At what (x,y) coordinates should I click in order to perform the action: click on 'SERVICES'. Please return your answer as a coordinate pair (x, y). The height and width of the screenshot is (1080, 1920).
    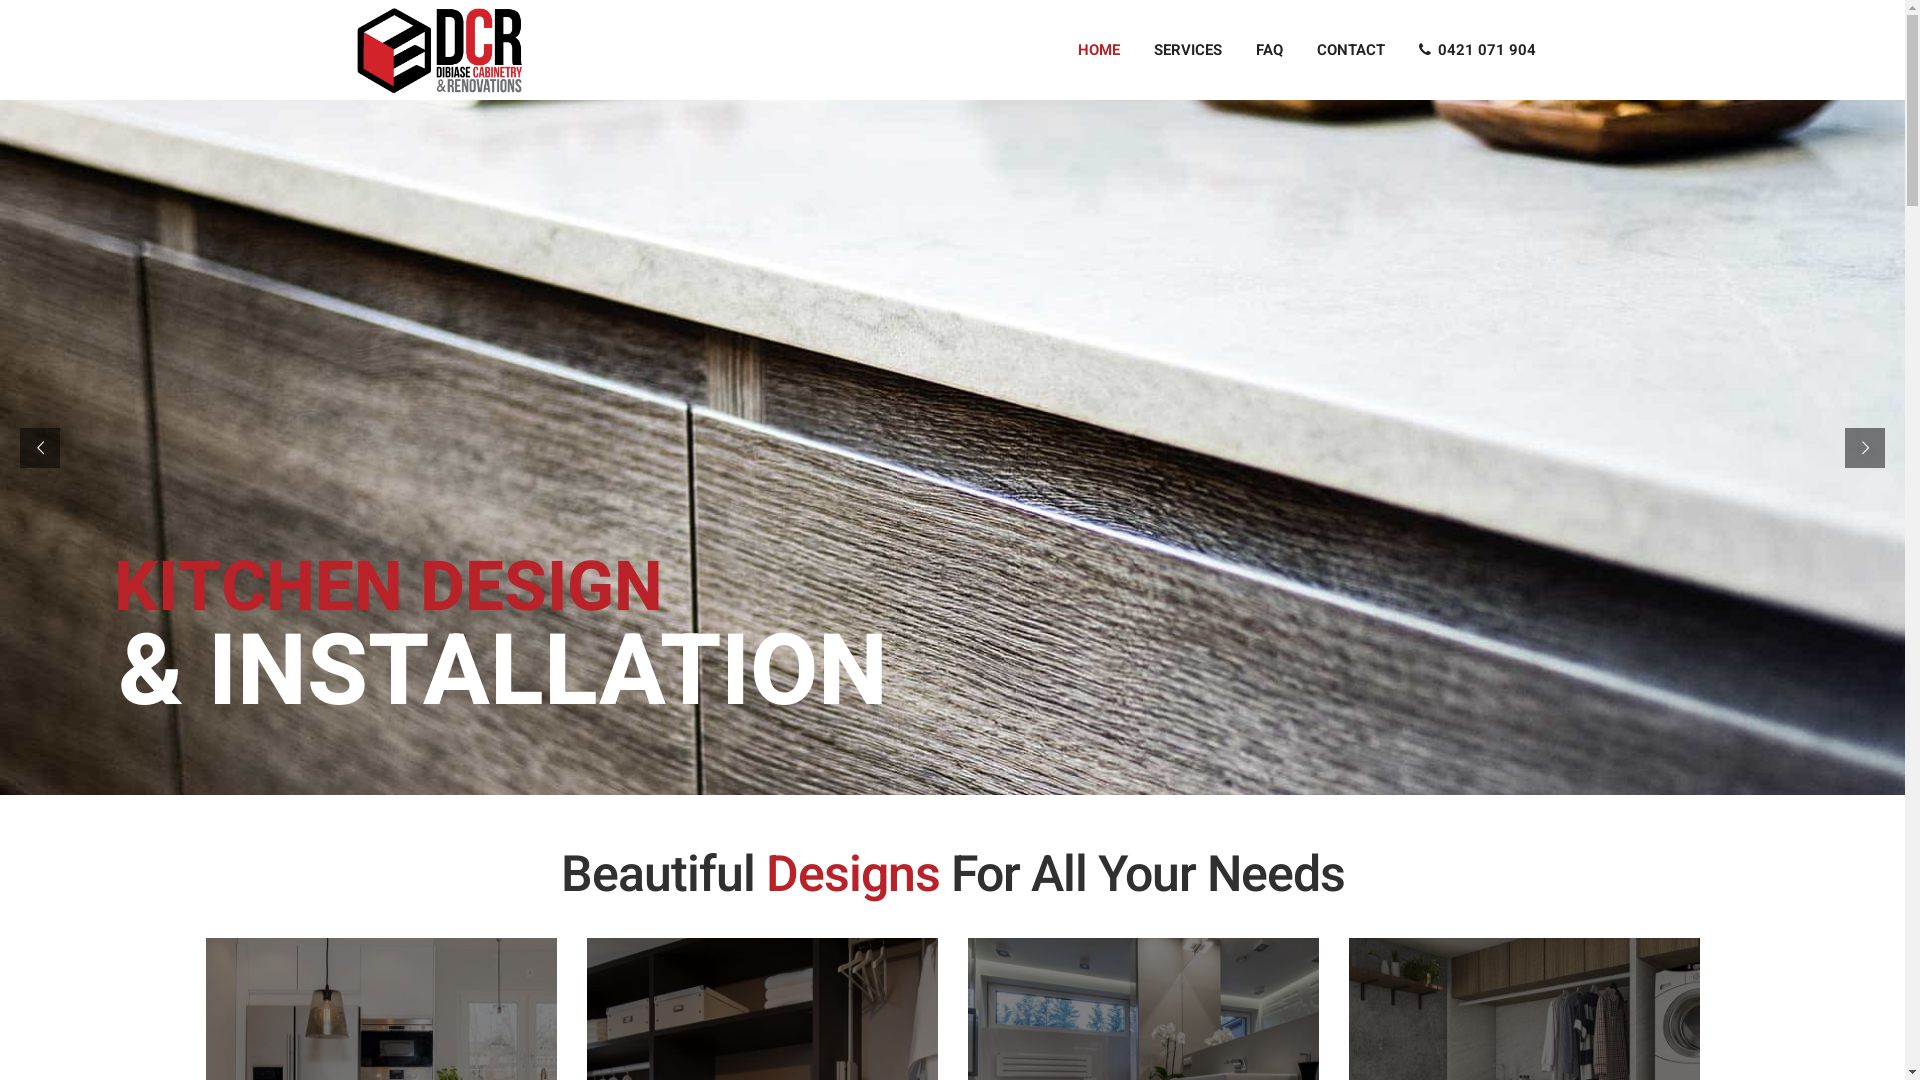
    Looking at the image, I should click on (1136, 49).